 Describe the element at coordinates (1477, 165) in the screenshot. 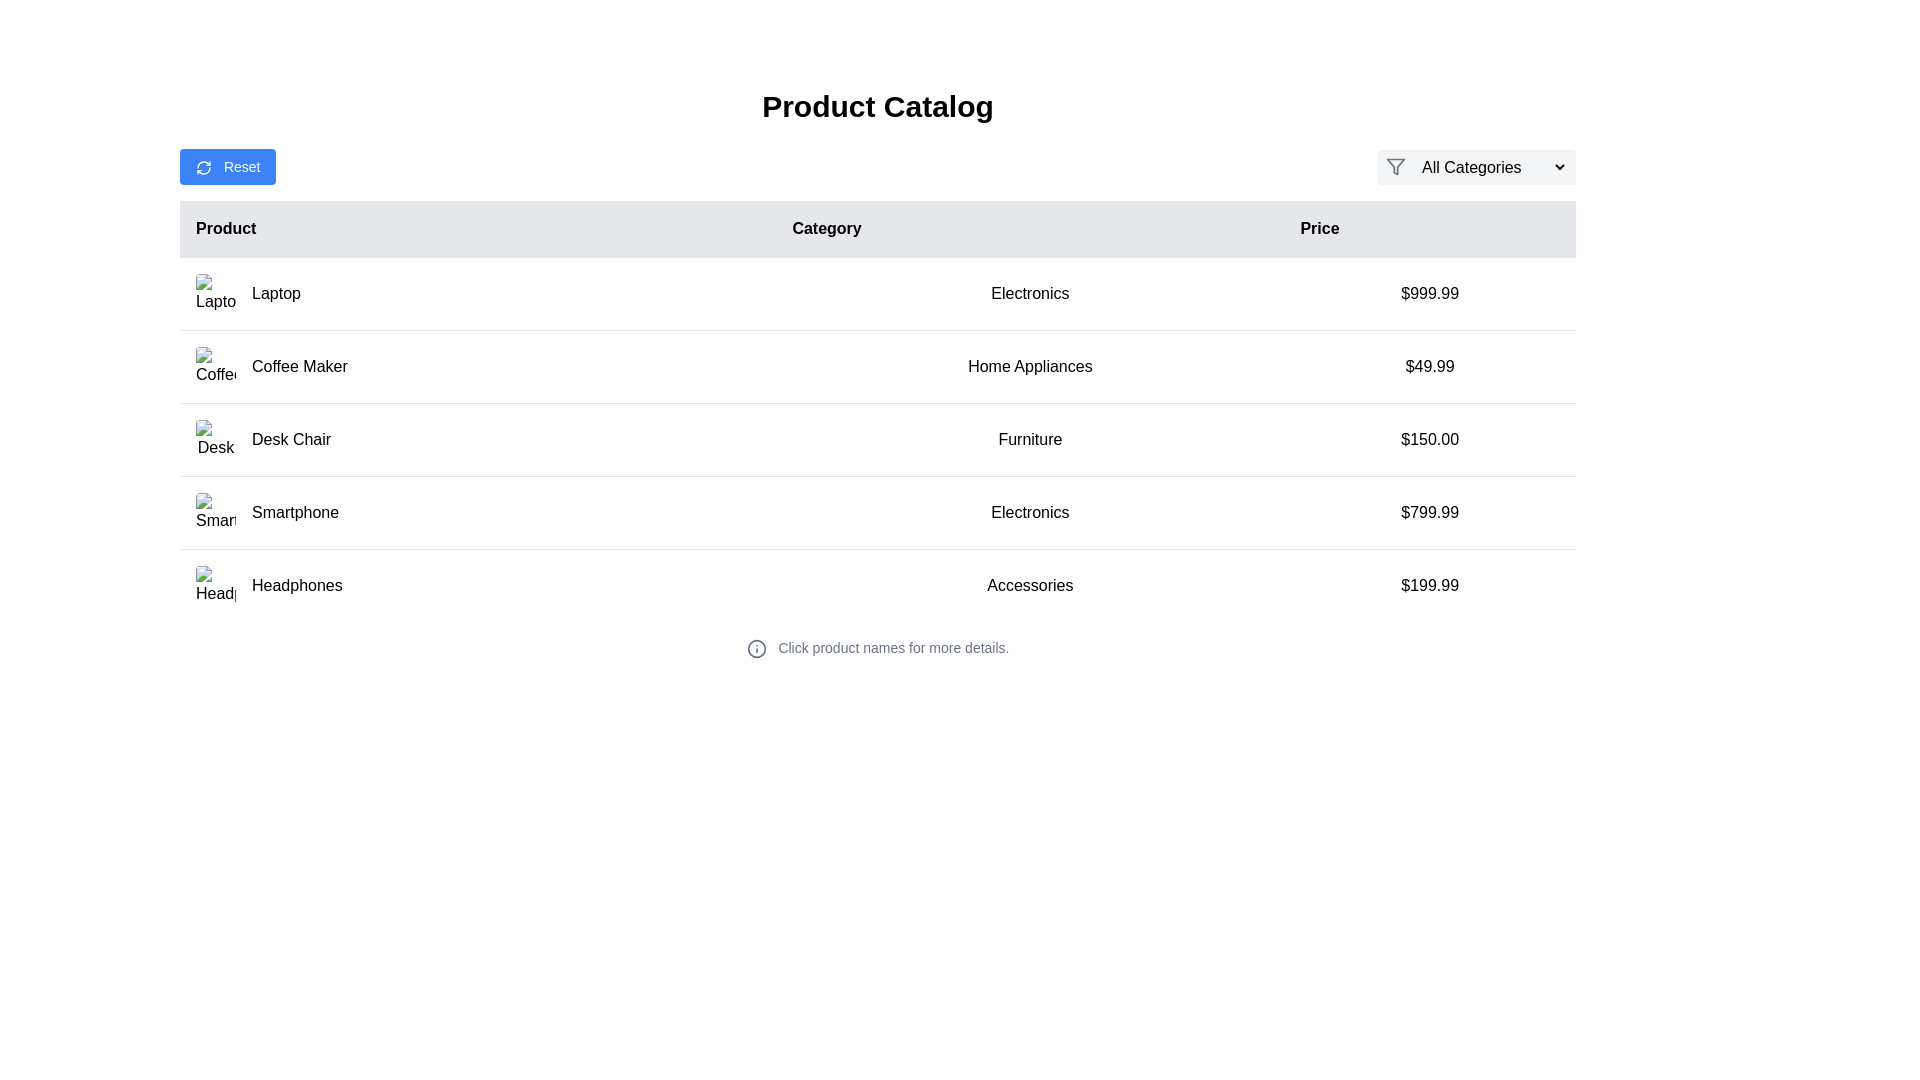

I see `keyboard navigation` at that location.